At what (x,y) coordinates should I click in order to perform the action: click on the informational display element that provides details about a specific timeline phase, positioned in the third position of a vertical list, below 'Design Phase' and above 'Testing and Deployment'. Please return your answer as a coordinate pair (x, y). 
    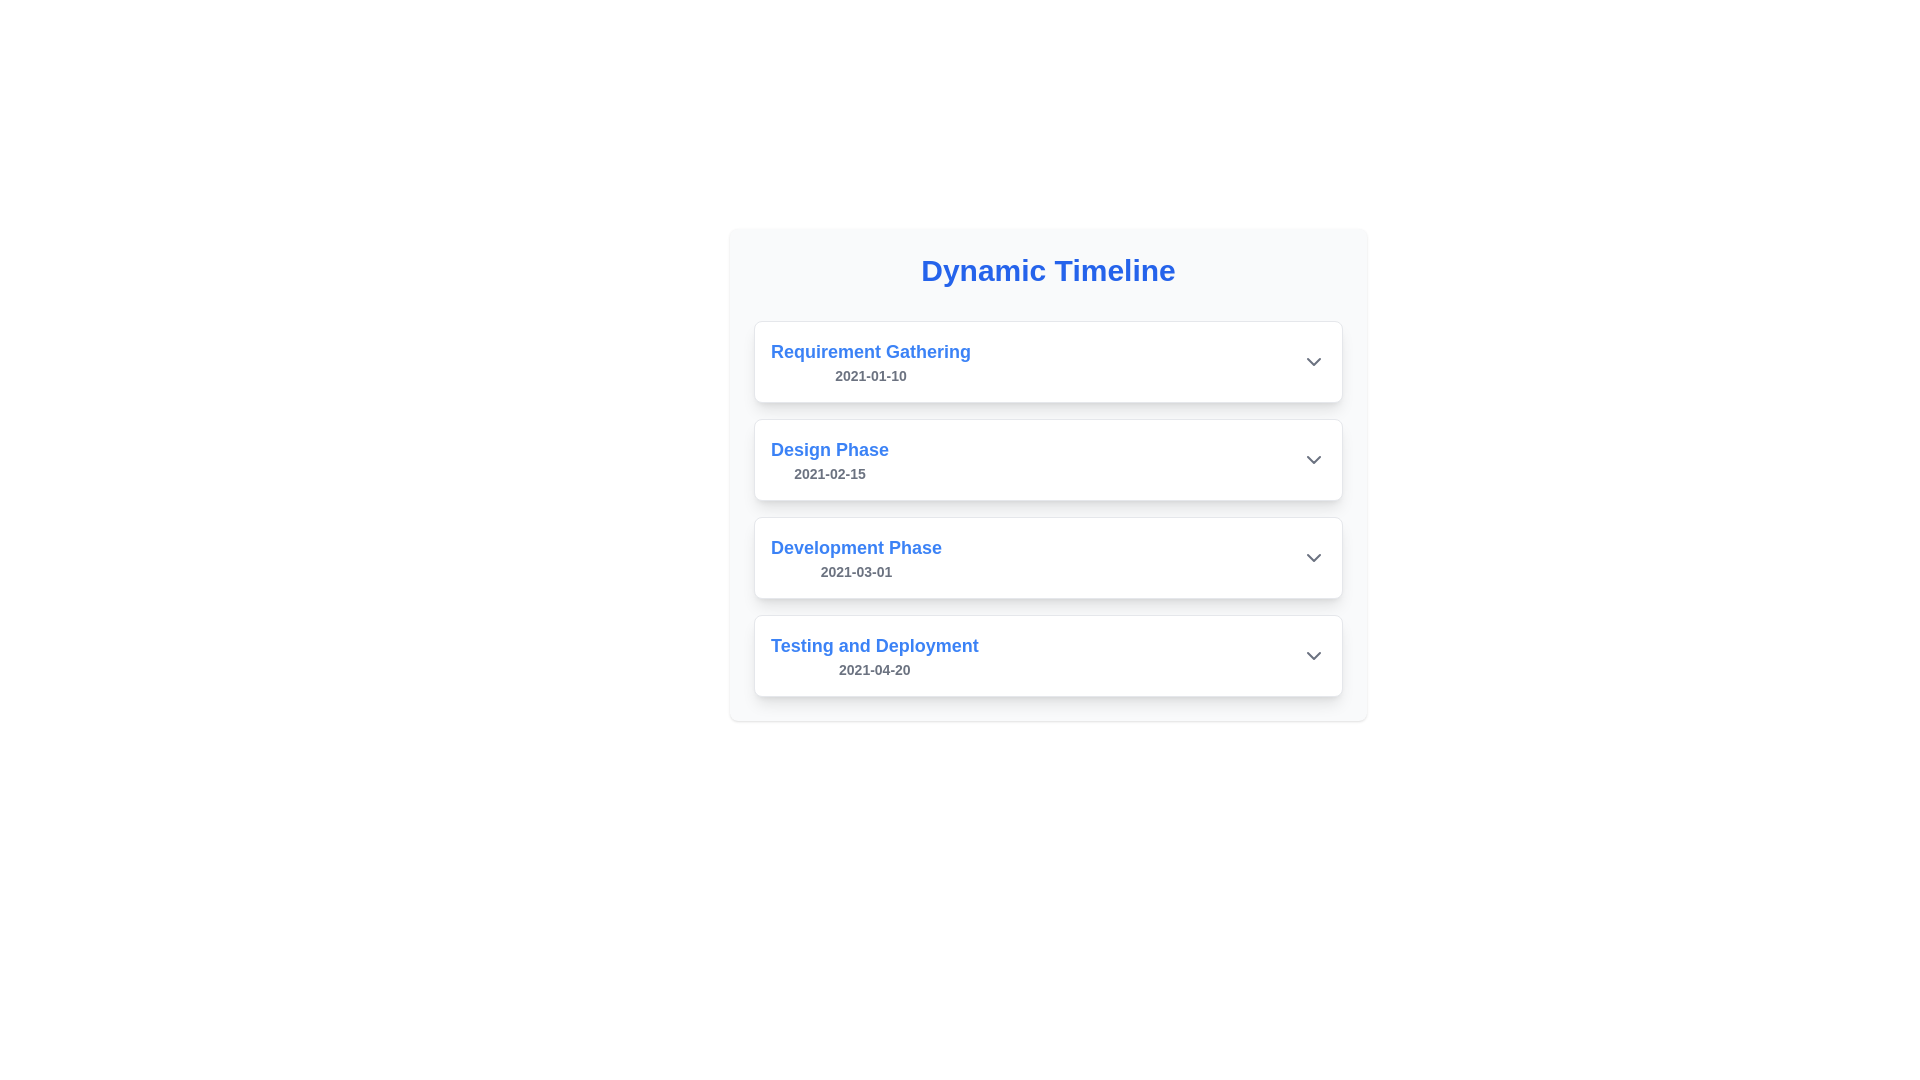
    Looking at the image, I should click on (856, 558).